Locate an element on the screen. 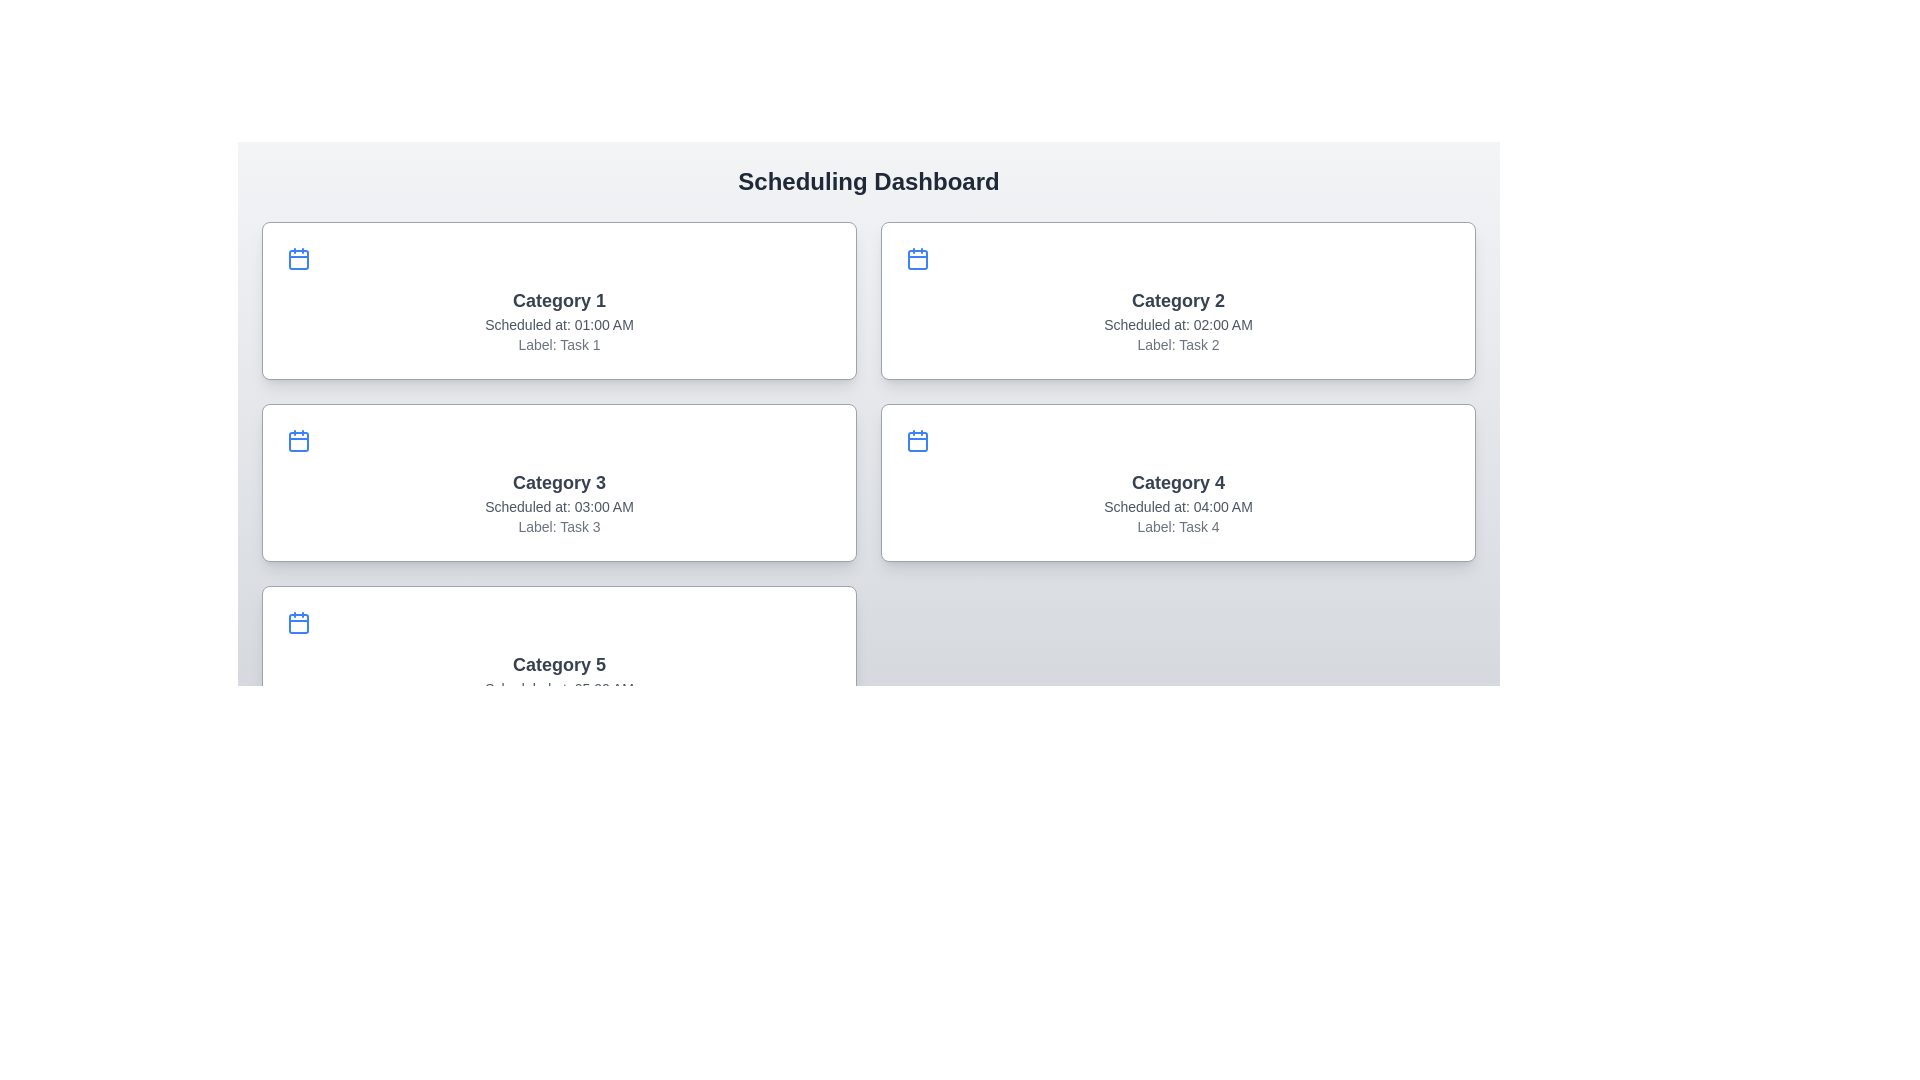 The width and height of the screenshot is (1920, 1080). to select or interact with the Card Component displaying 'Category 2', which features a blue calendar icon and text including 'Scheduled at: 02:00 AM' is located at coordinates (1178, 300).